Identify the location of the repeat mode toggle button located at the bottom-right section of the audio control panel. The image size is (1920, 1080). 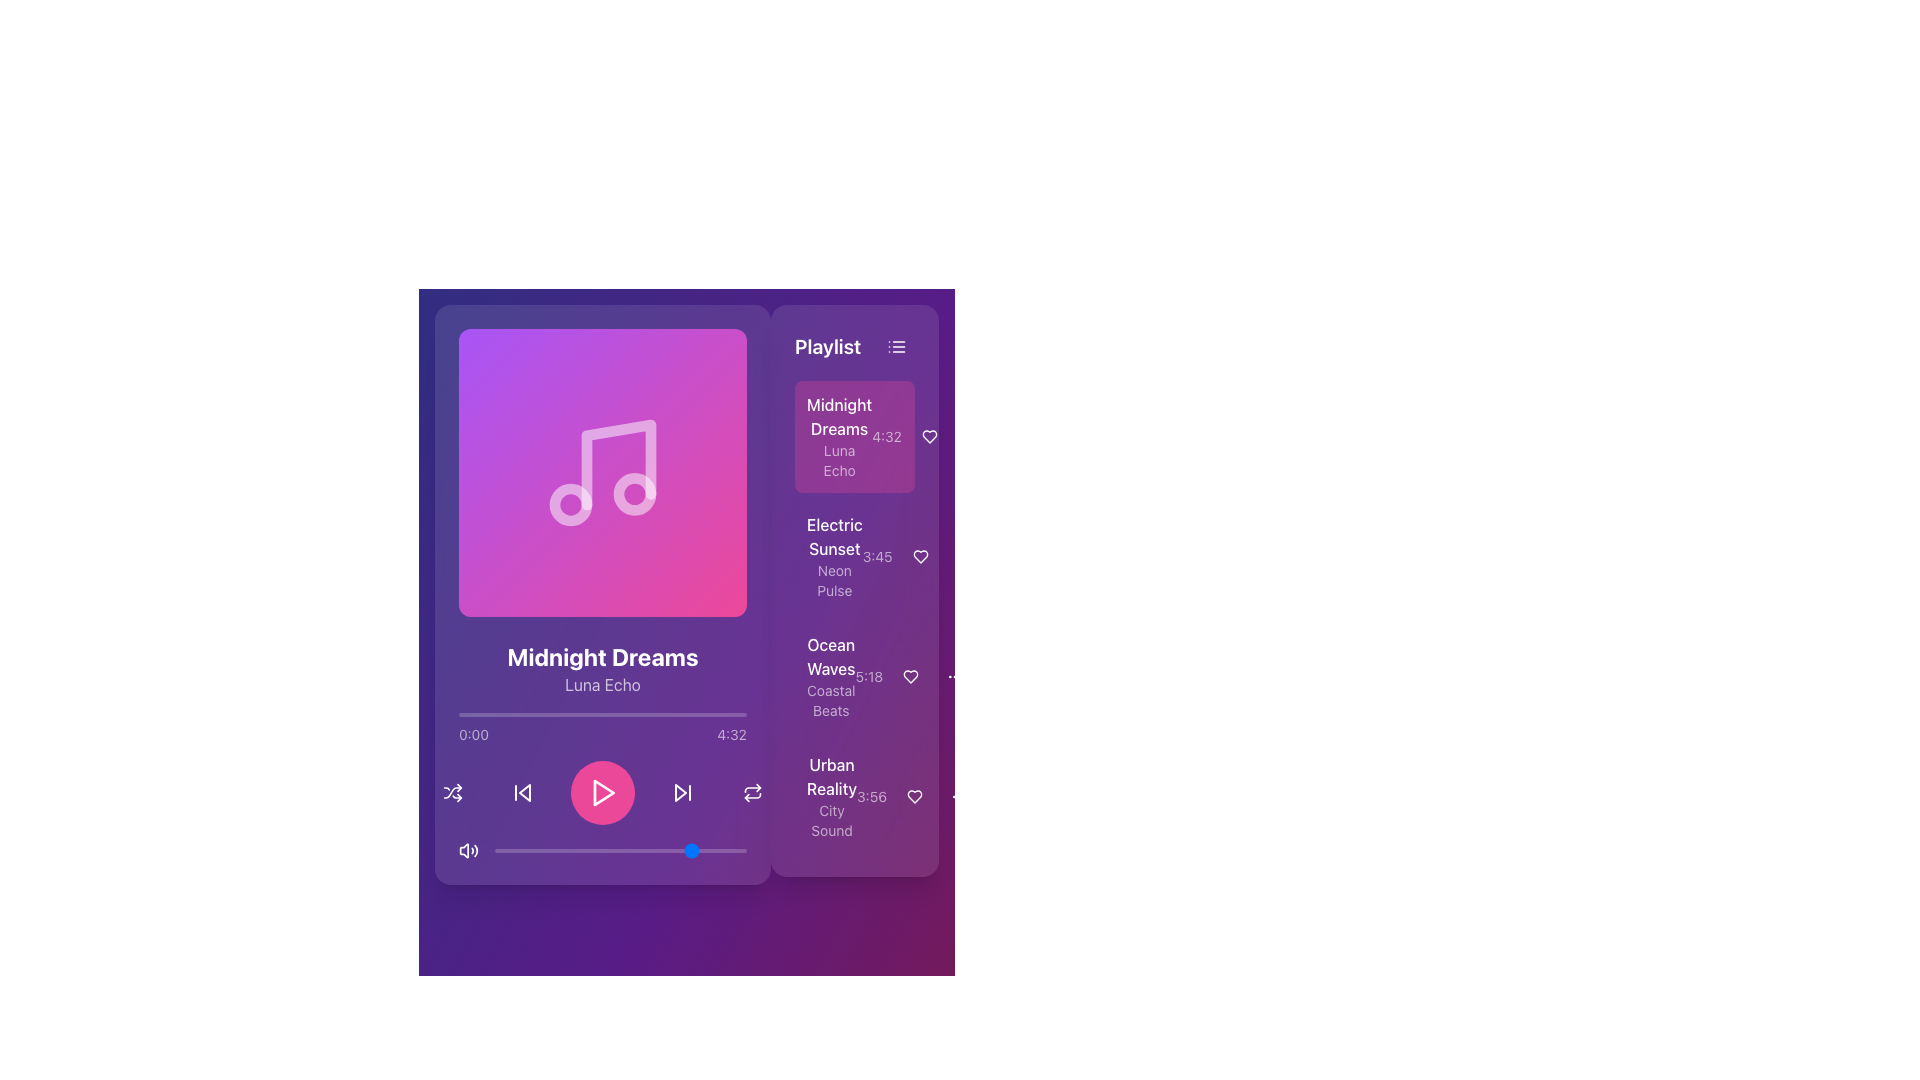
(752, 792).